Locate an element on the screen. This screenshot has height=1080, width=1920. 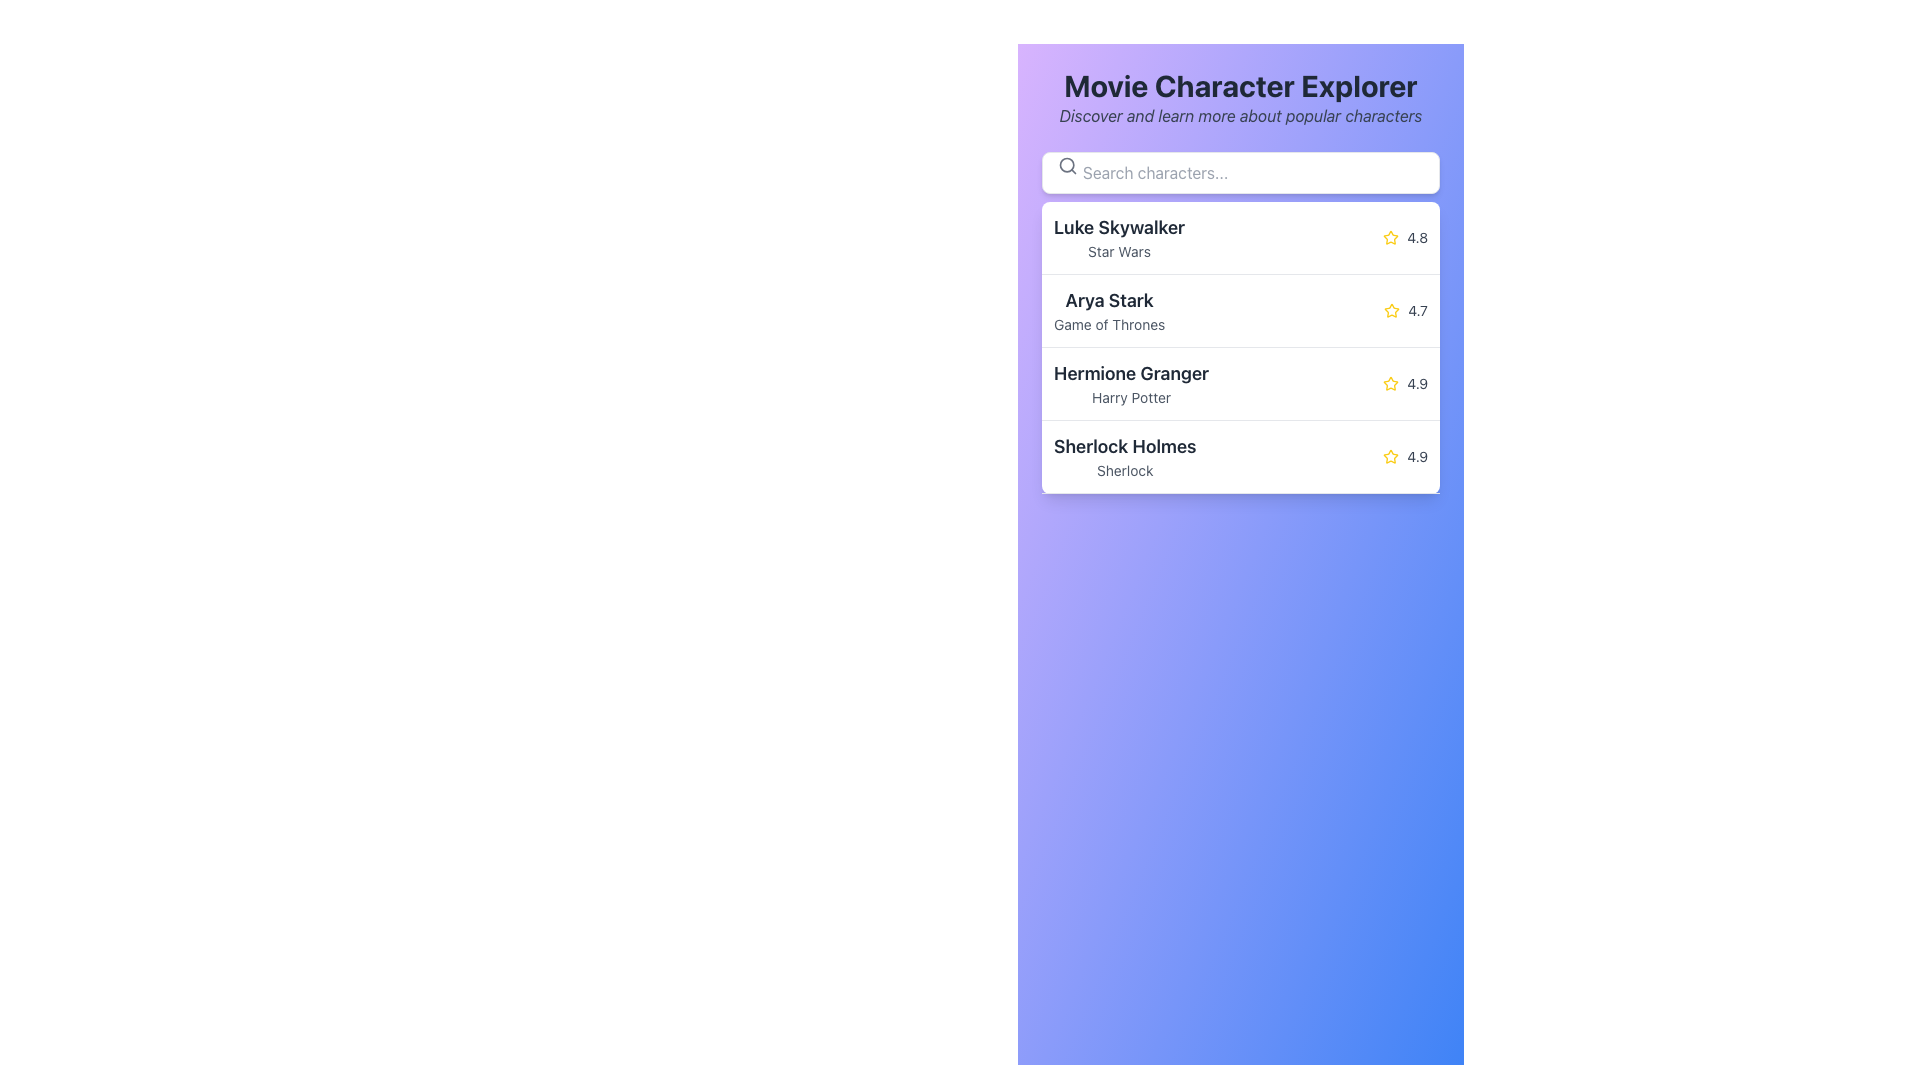
the text label displaying '4.8' in gray, located to the right of the yellow star icon within the rating display for 'Luke Skywalker | Star Wars' is located at coordinates (1416, 237).